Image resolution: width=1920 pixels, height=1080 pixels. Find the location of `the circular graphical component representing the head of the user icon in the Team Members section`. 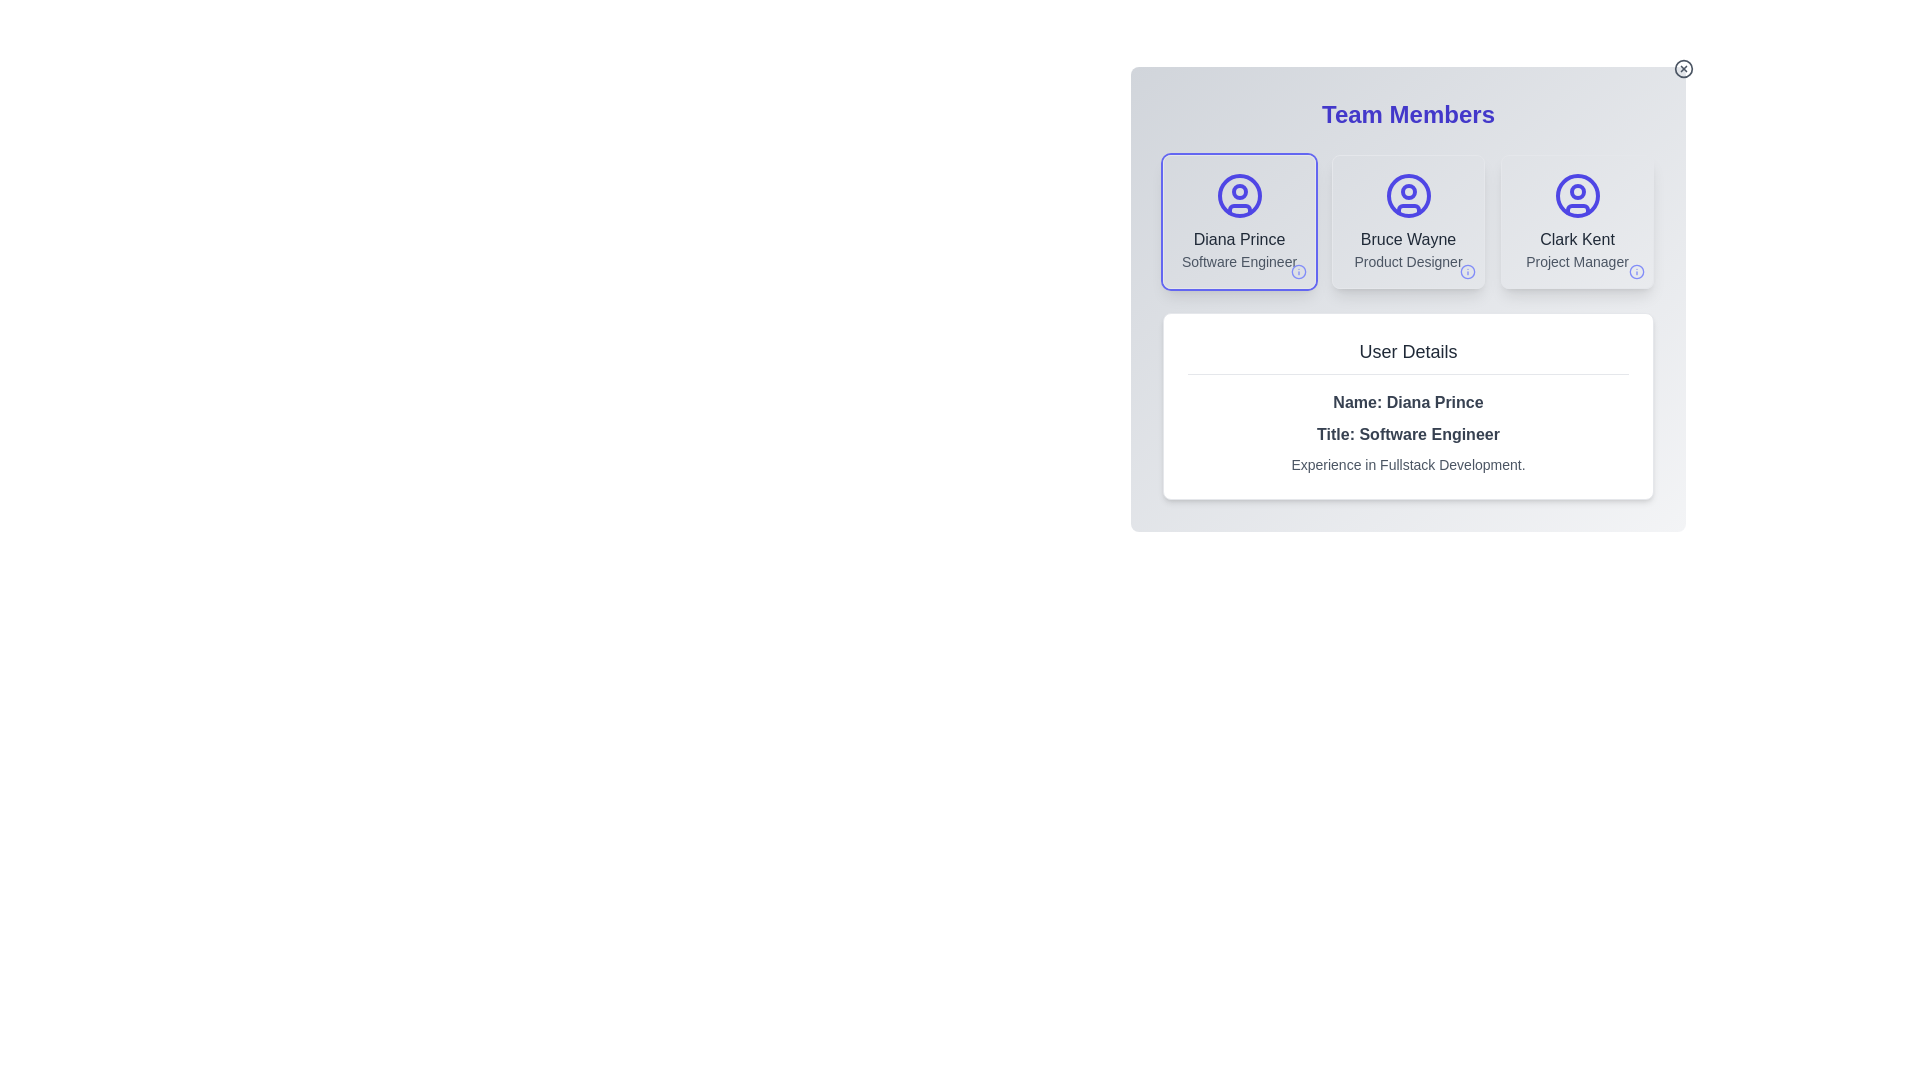

the circular graphical component representing the head of the user icon in the Team Members section is located at coordinates (1238, 192).